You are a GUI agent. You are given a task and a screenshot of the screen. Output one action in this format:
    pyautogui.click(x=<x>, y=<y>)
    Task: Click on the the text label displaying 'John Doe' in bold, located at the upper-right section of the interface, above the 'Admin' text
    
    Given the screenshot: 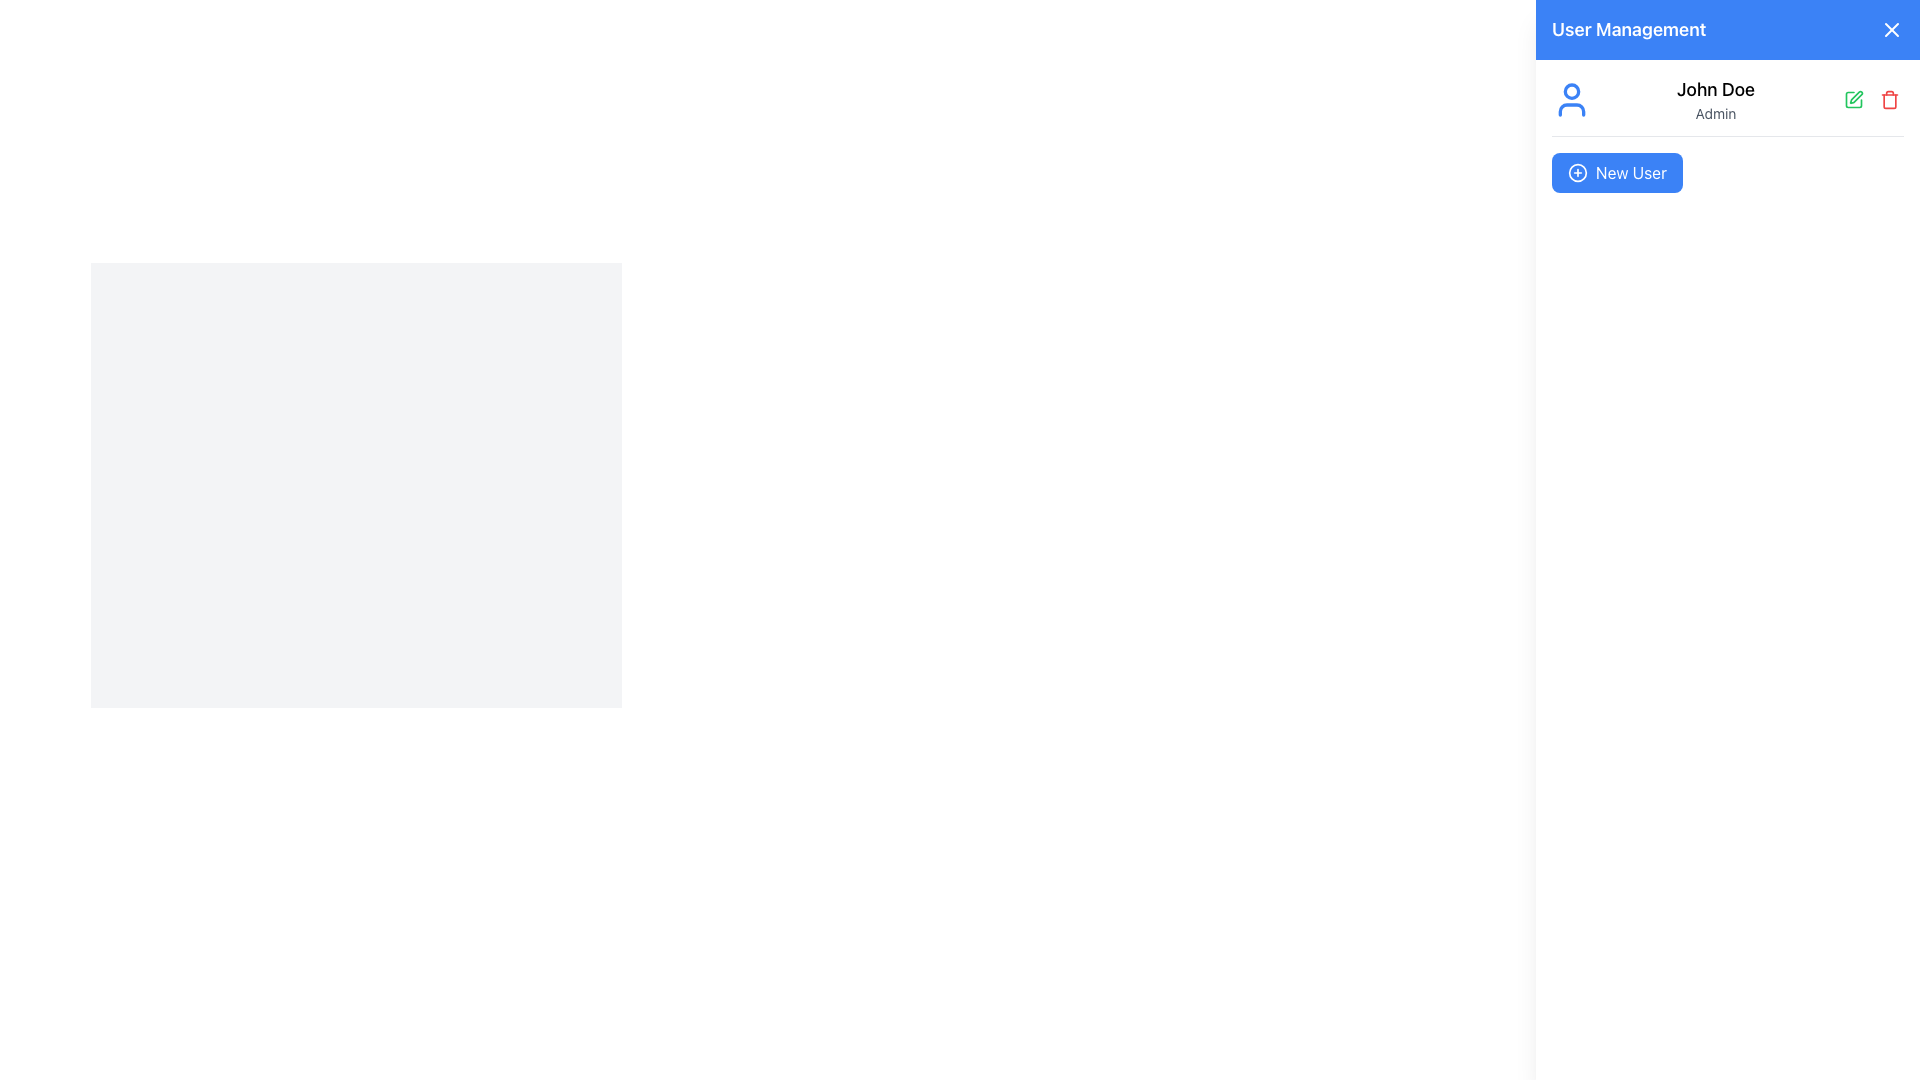 What is the action you would take?
    pyautogui.click(x=1715, y=88)
    